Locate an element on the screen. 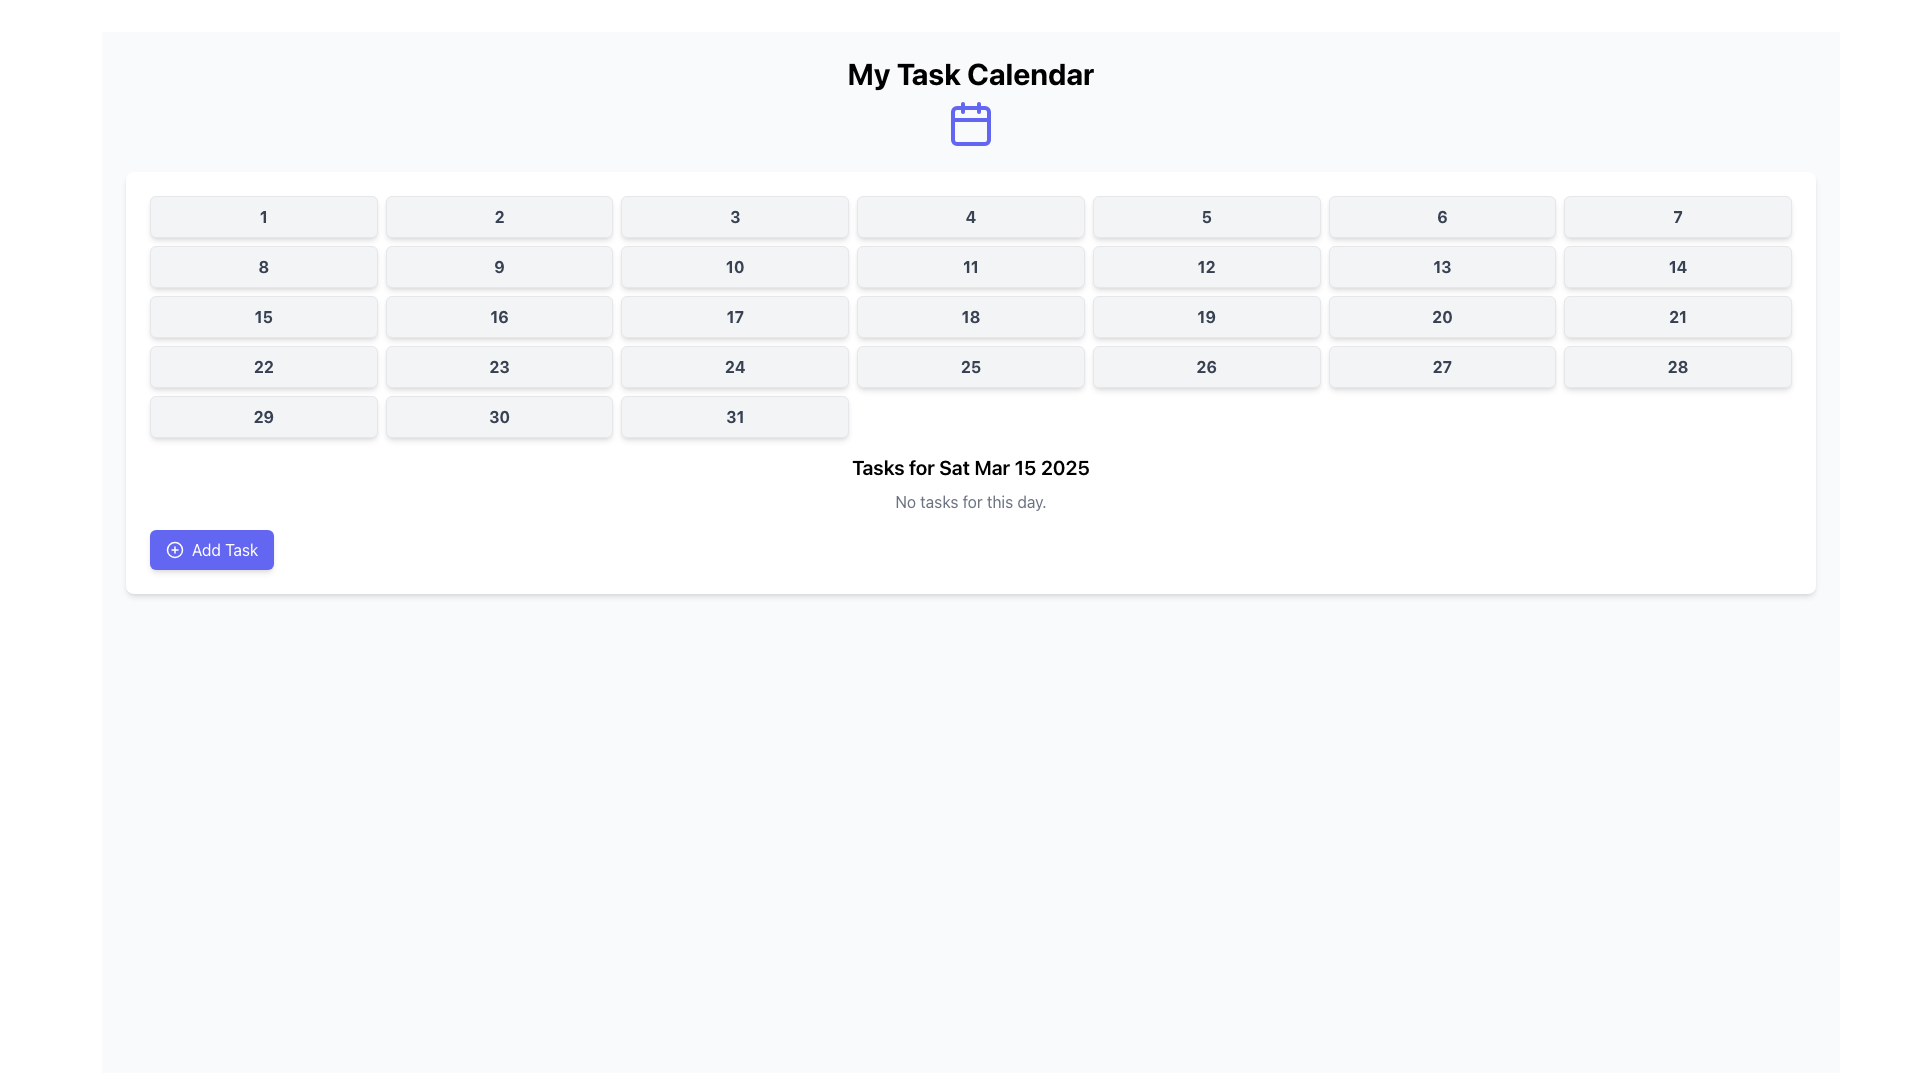 This screenshot has height=1080, width=1920. the button representing the 22nd day in the monthly calendar view is located at coordinates (262, 366).